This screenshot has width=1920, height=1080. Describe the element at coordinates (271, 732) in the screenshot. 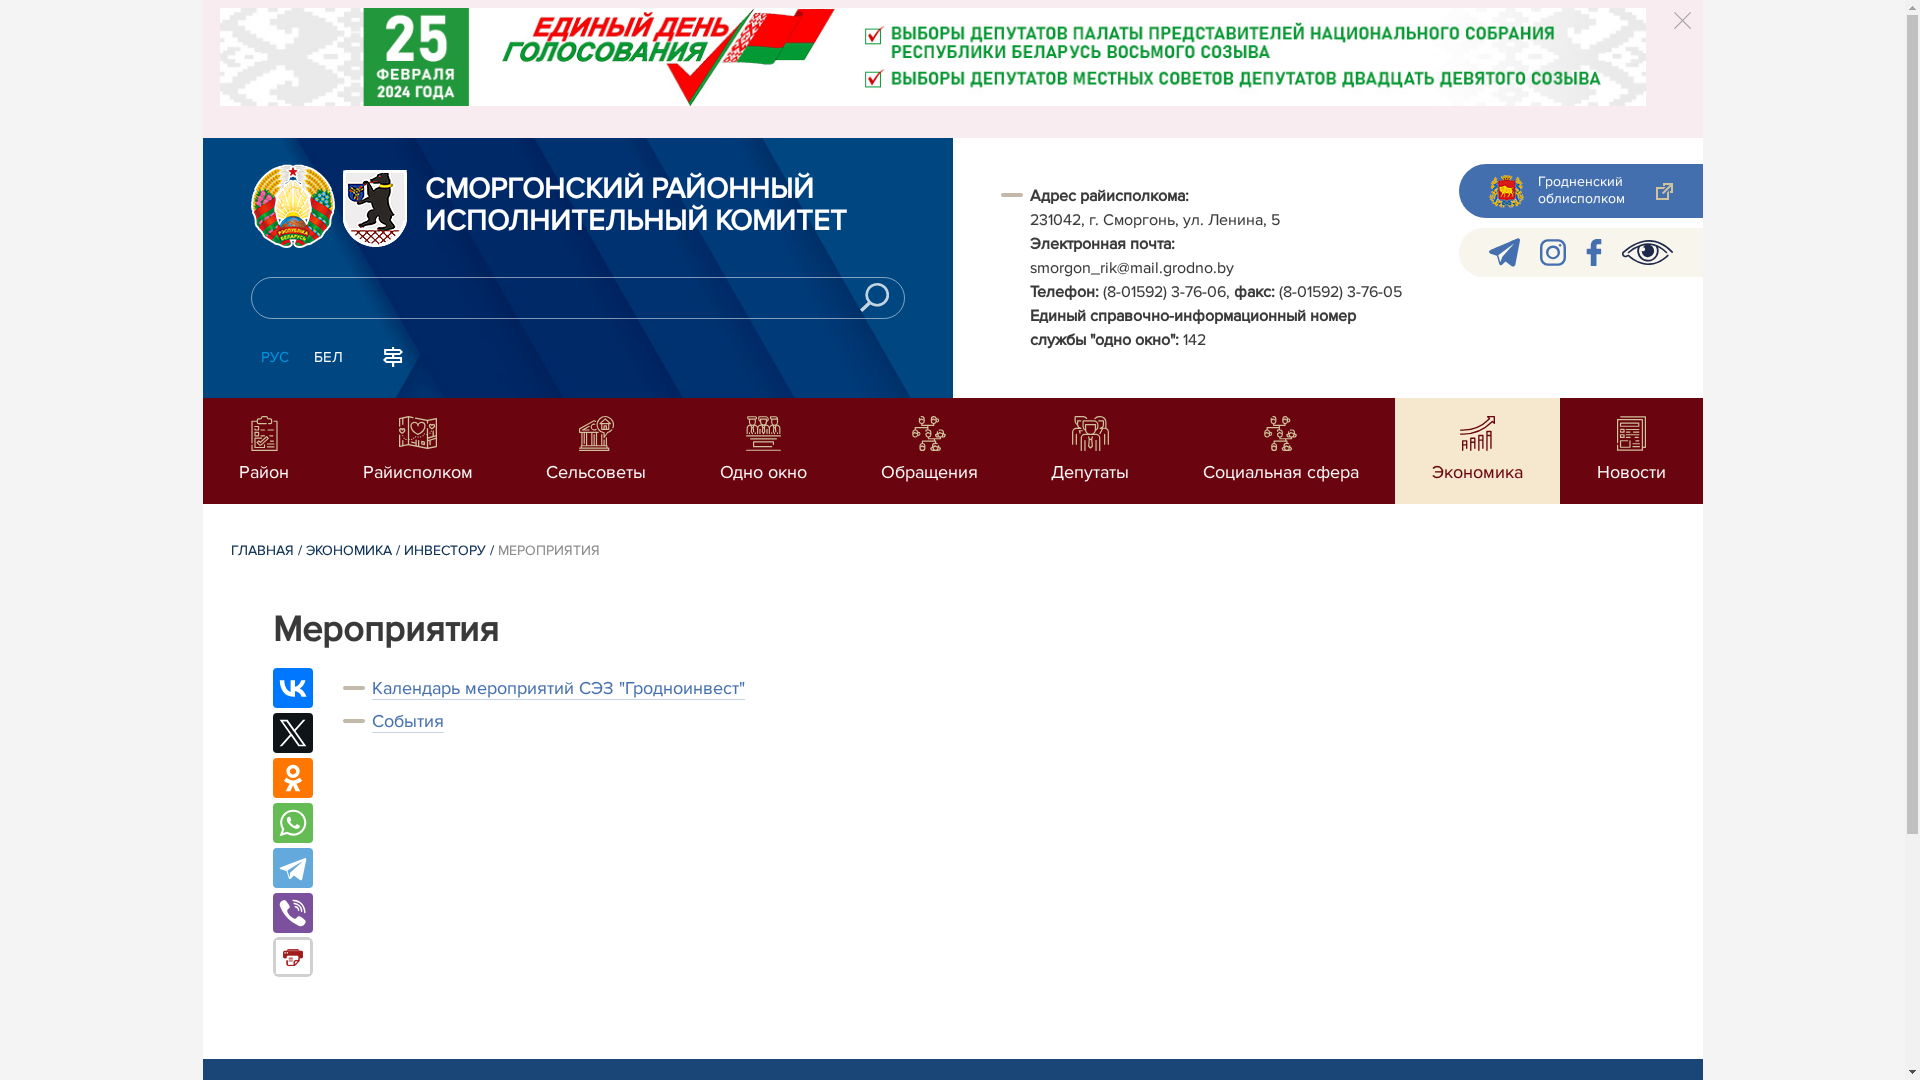

I see `'Twitter'` at that location.